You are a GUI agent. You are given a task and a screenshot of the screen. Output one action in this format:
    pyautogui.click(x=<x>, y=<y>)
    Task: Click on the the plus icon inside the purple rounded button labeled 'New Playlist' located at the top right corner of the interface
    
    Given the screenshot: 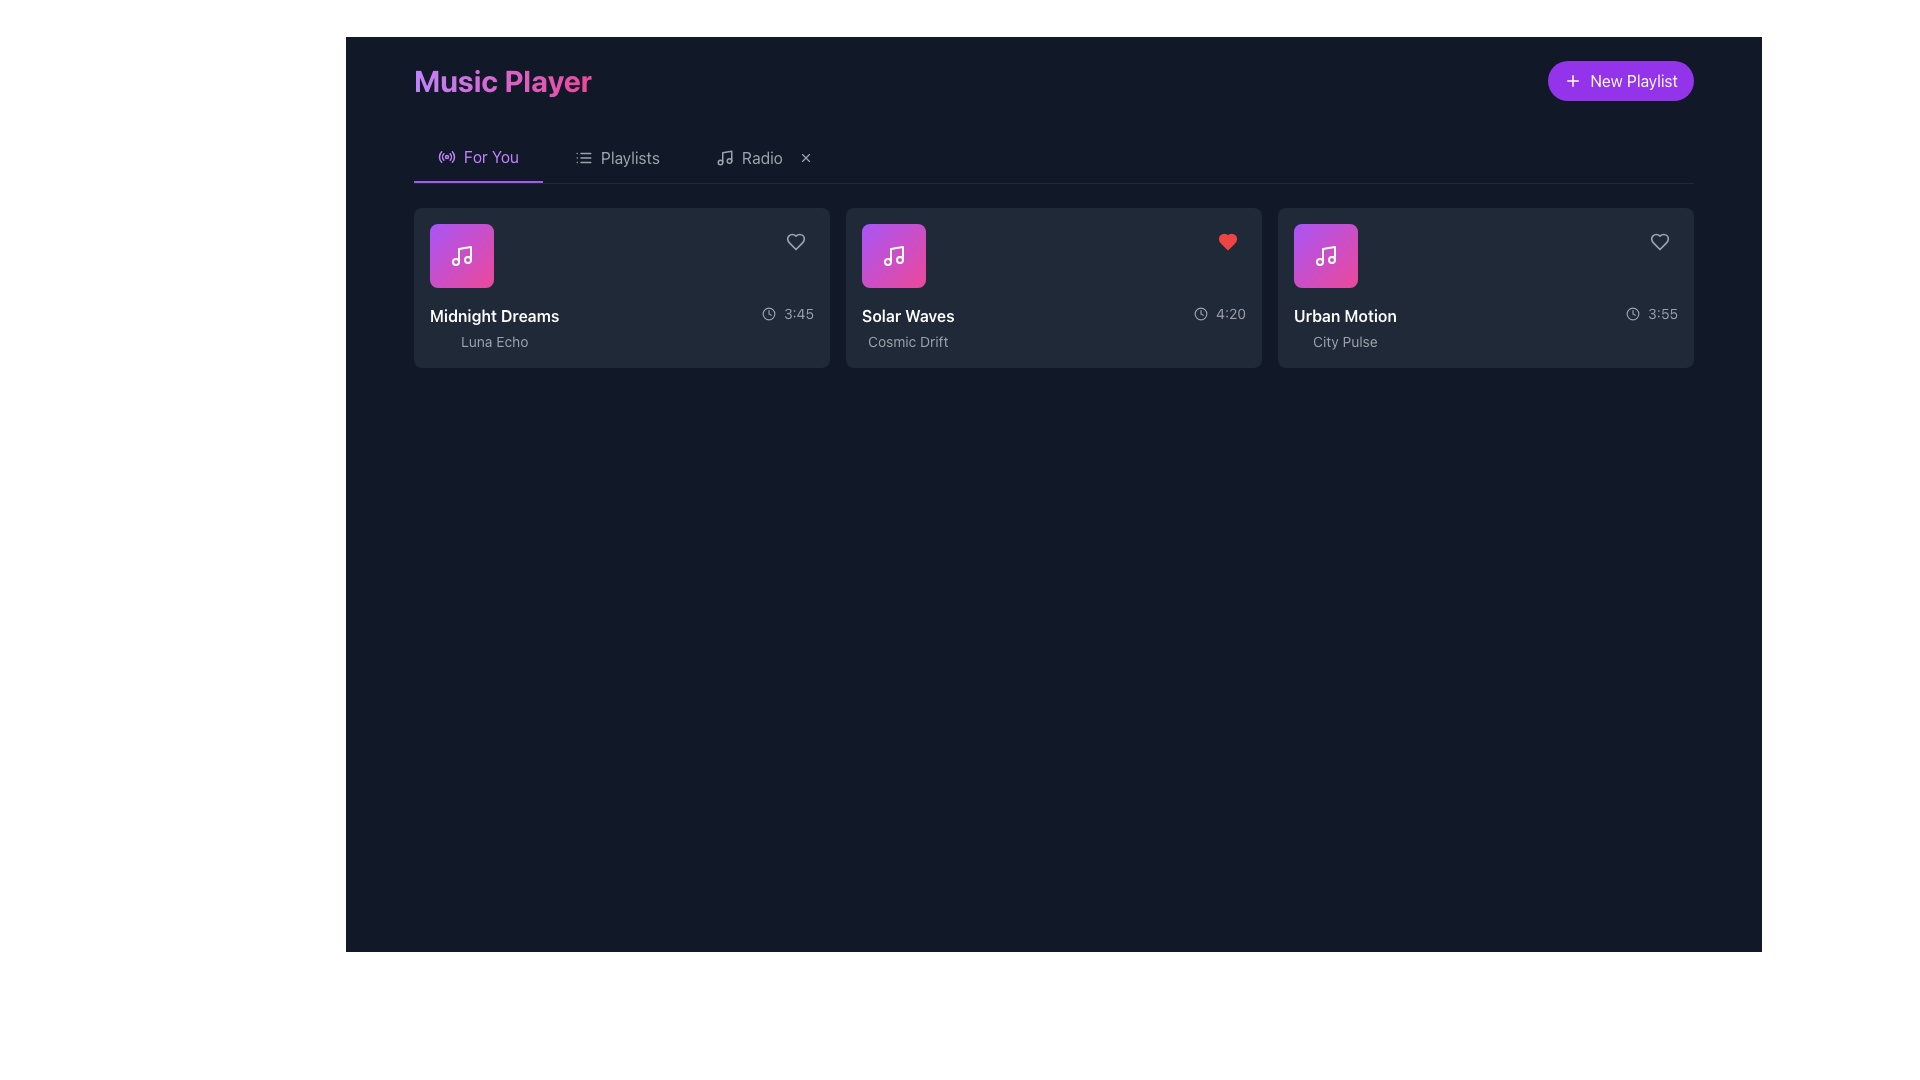 What is the action you would take?
    pyautogui.click(x=1572, y=80)
    